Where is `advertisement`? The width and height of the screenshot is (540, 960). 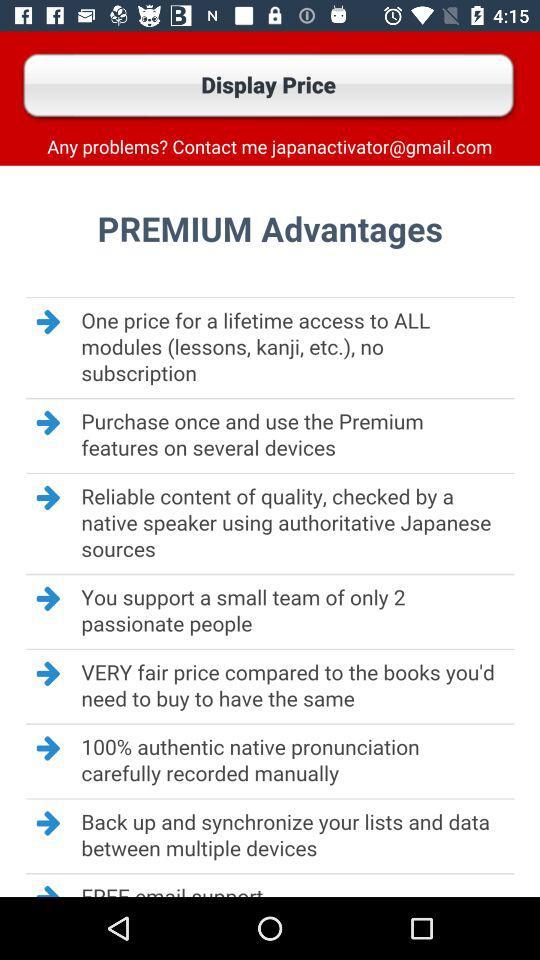 advertisement is located at coordinates (270, 530).